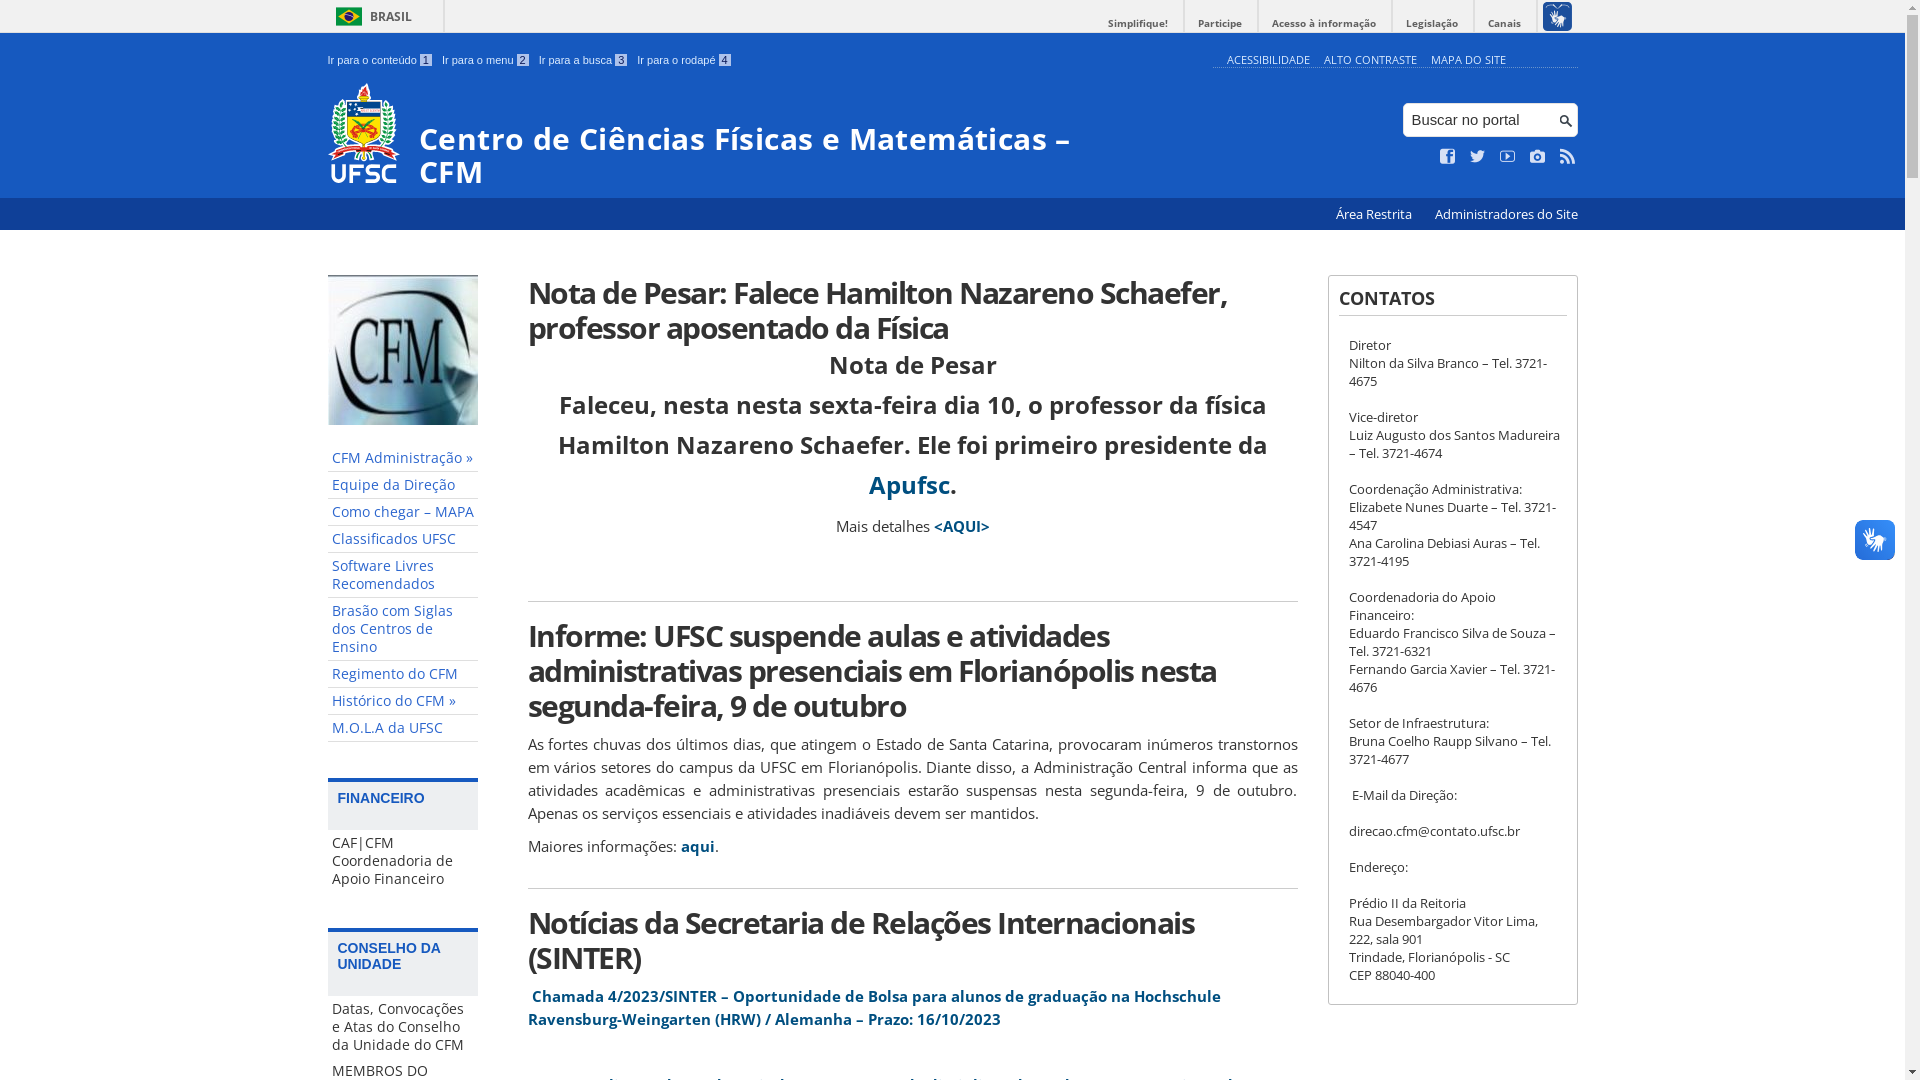  I want to click on 'Veja no Instagram', so click(1529, 156).